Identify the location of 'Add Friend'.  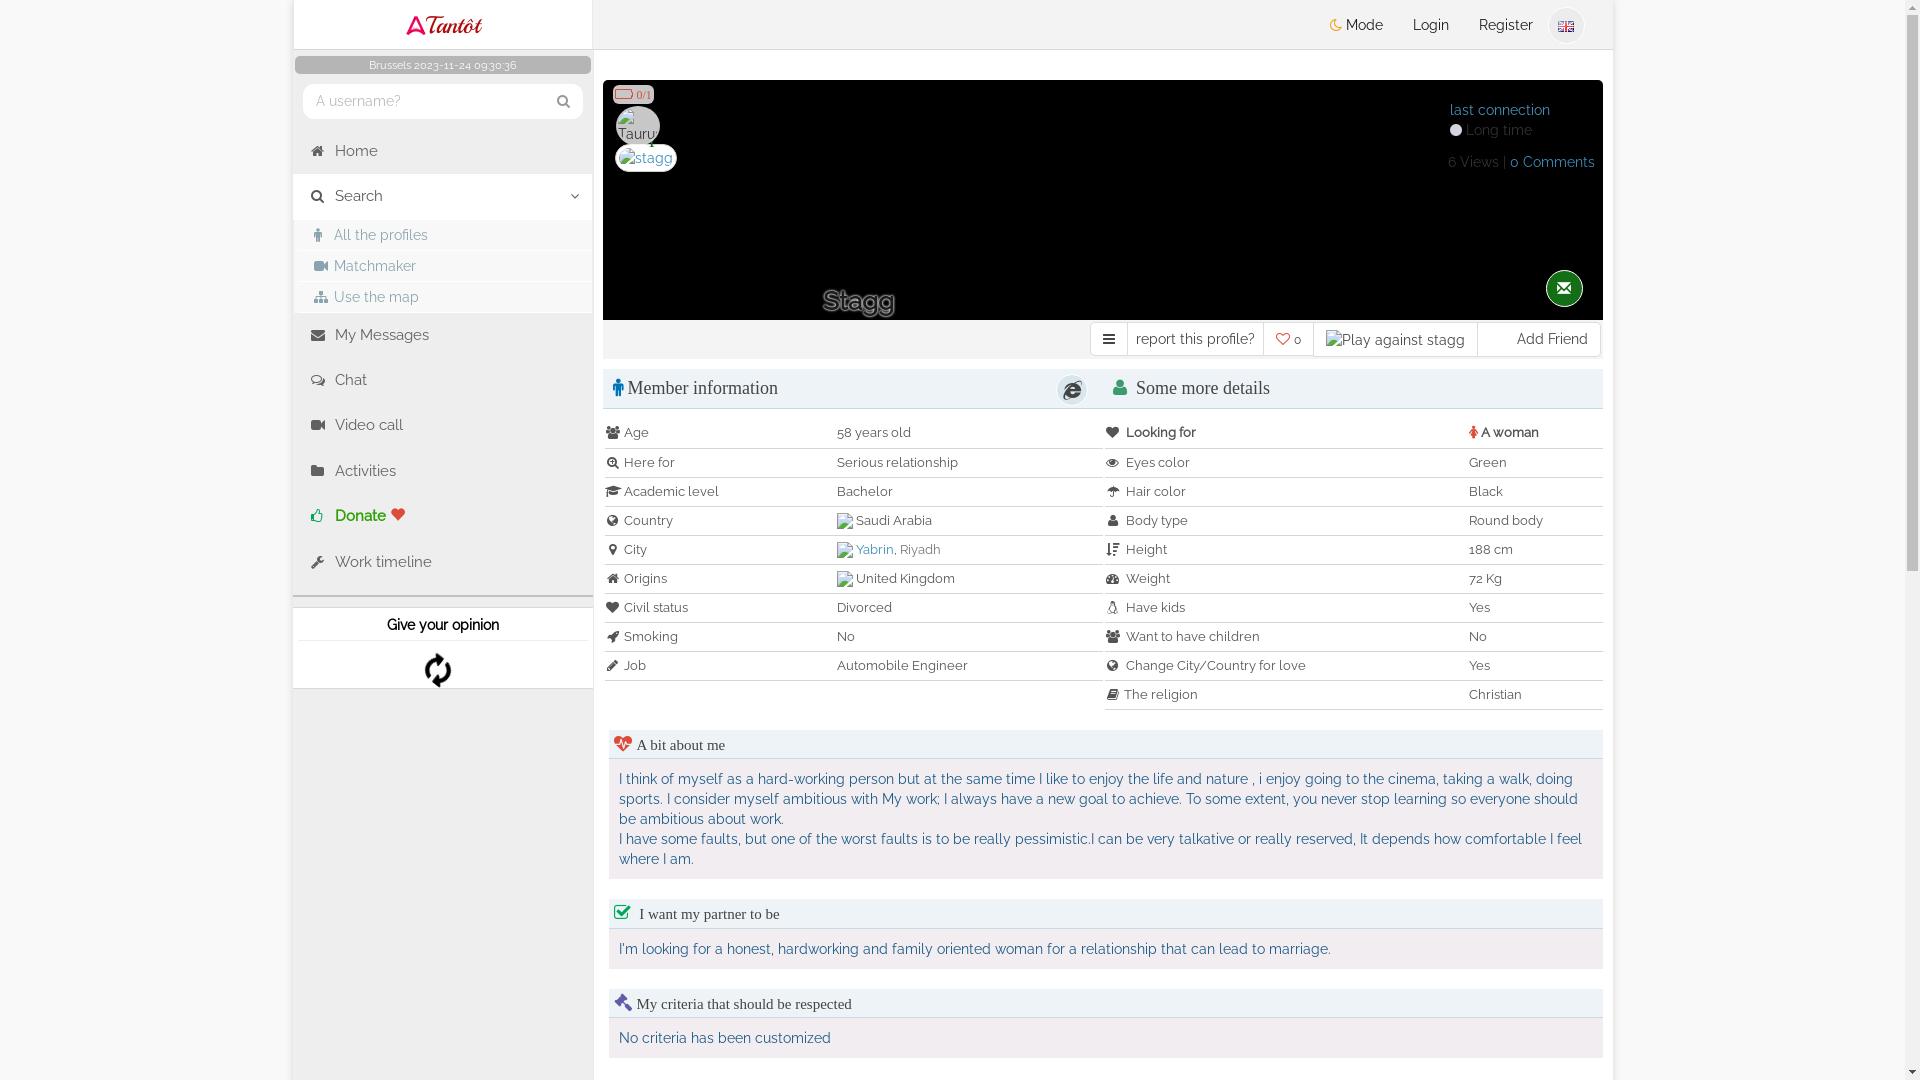
(1478, 338).